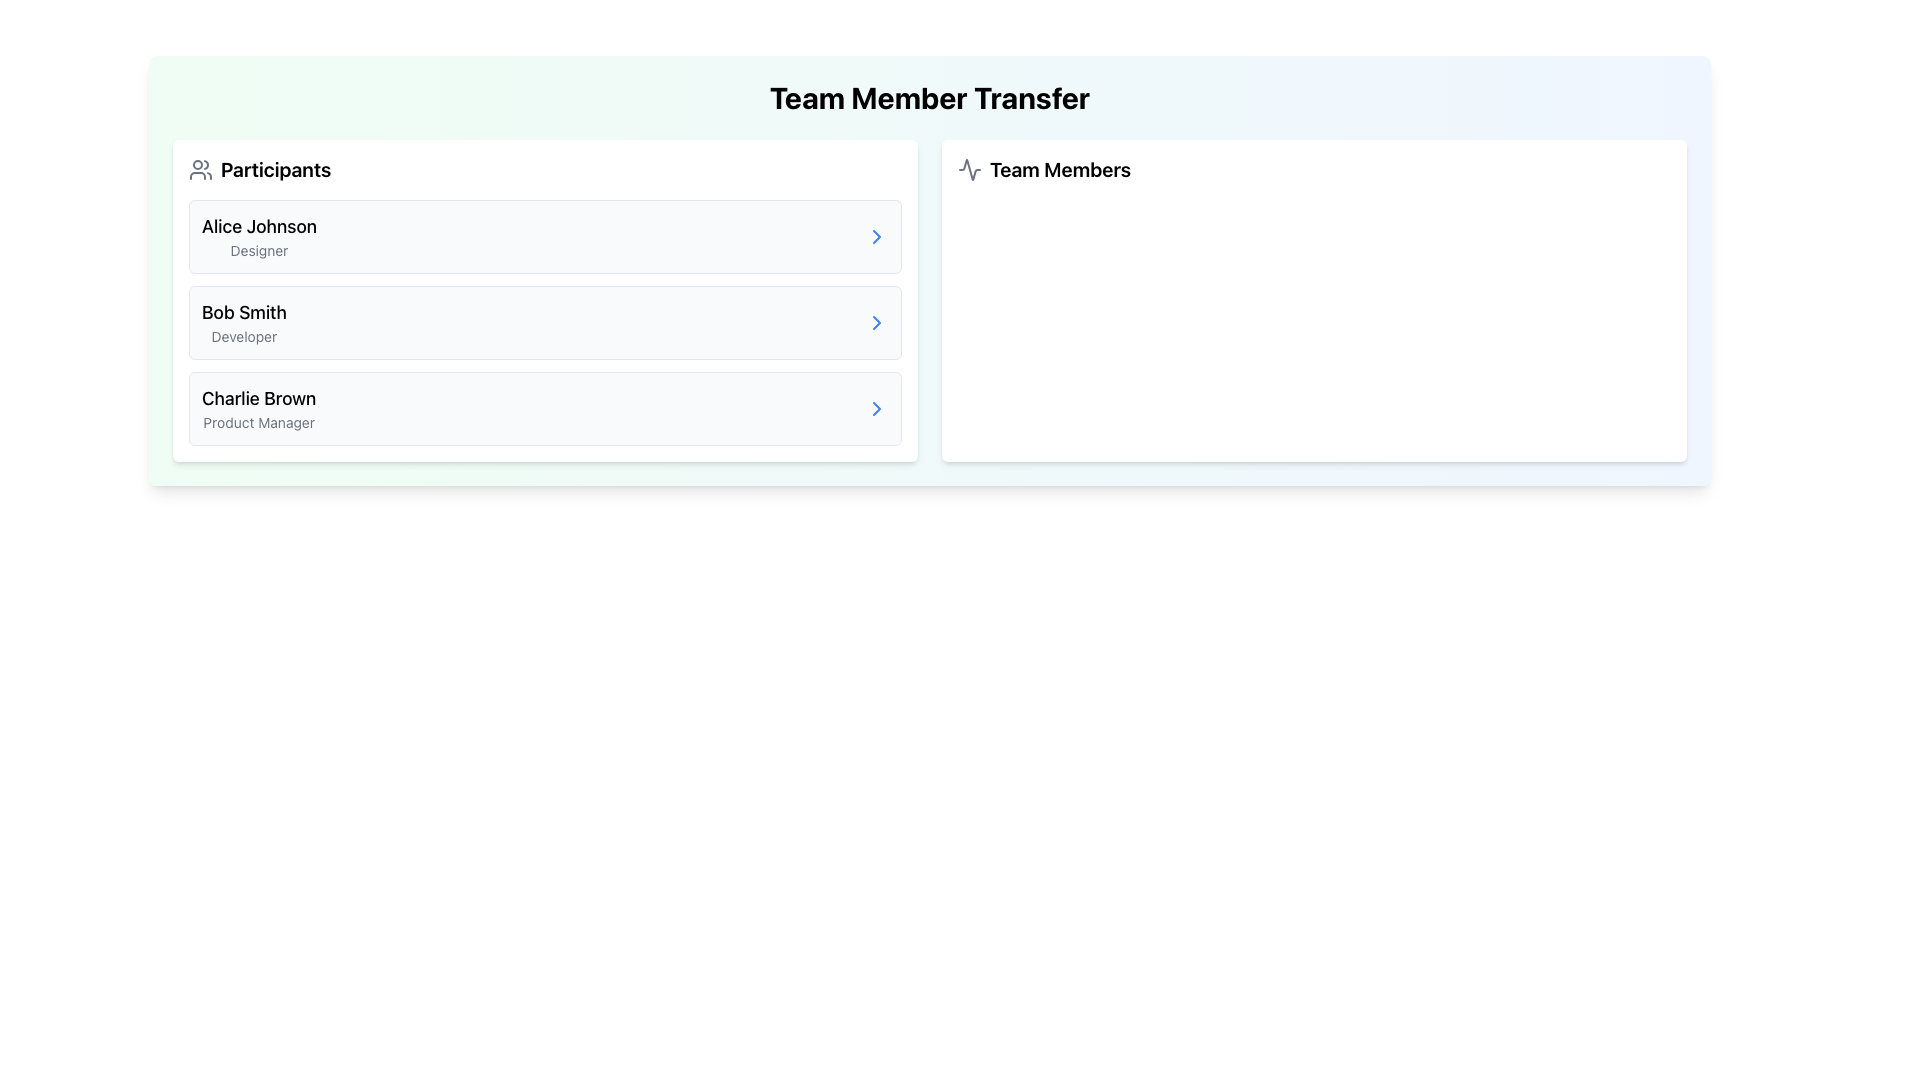  I want to click on the interactive icon indicating navigational functionality related to 'Alice Johnson', so click(877, 235).